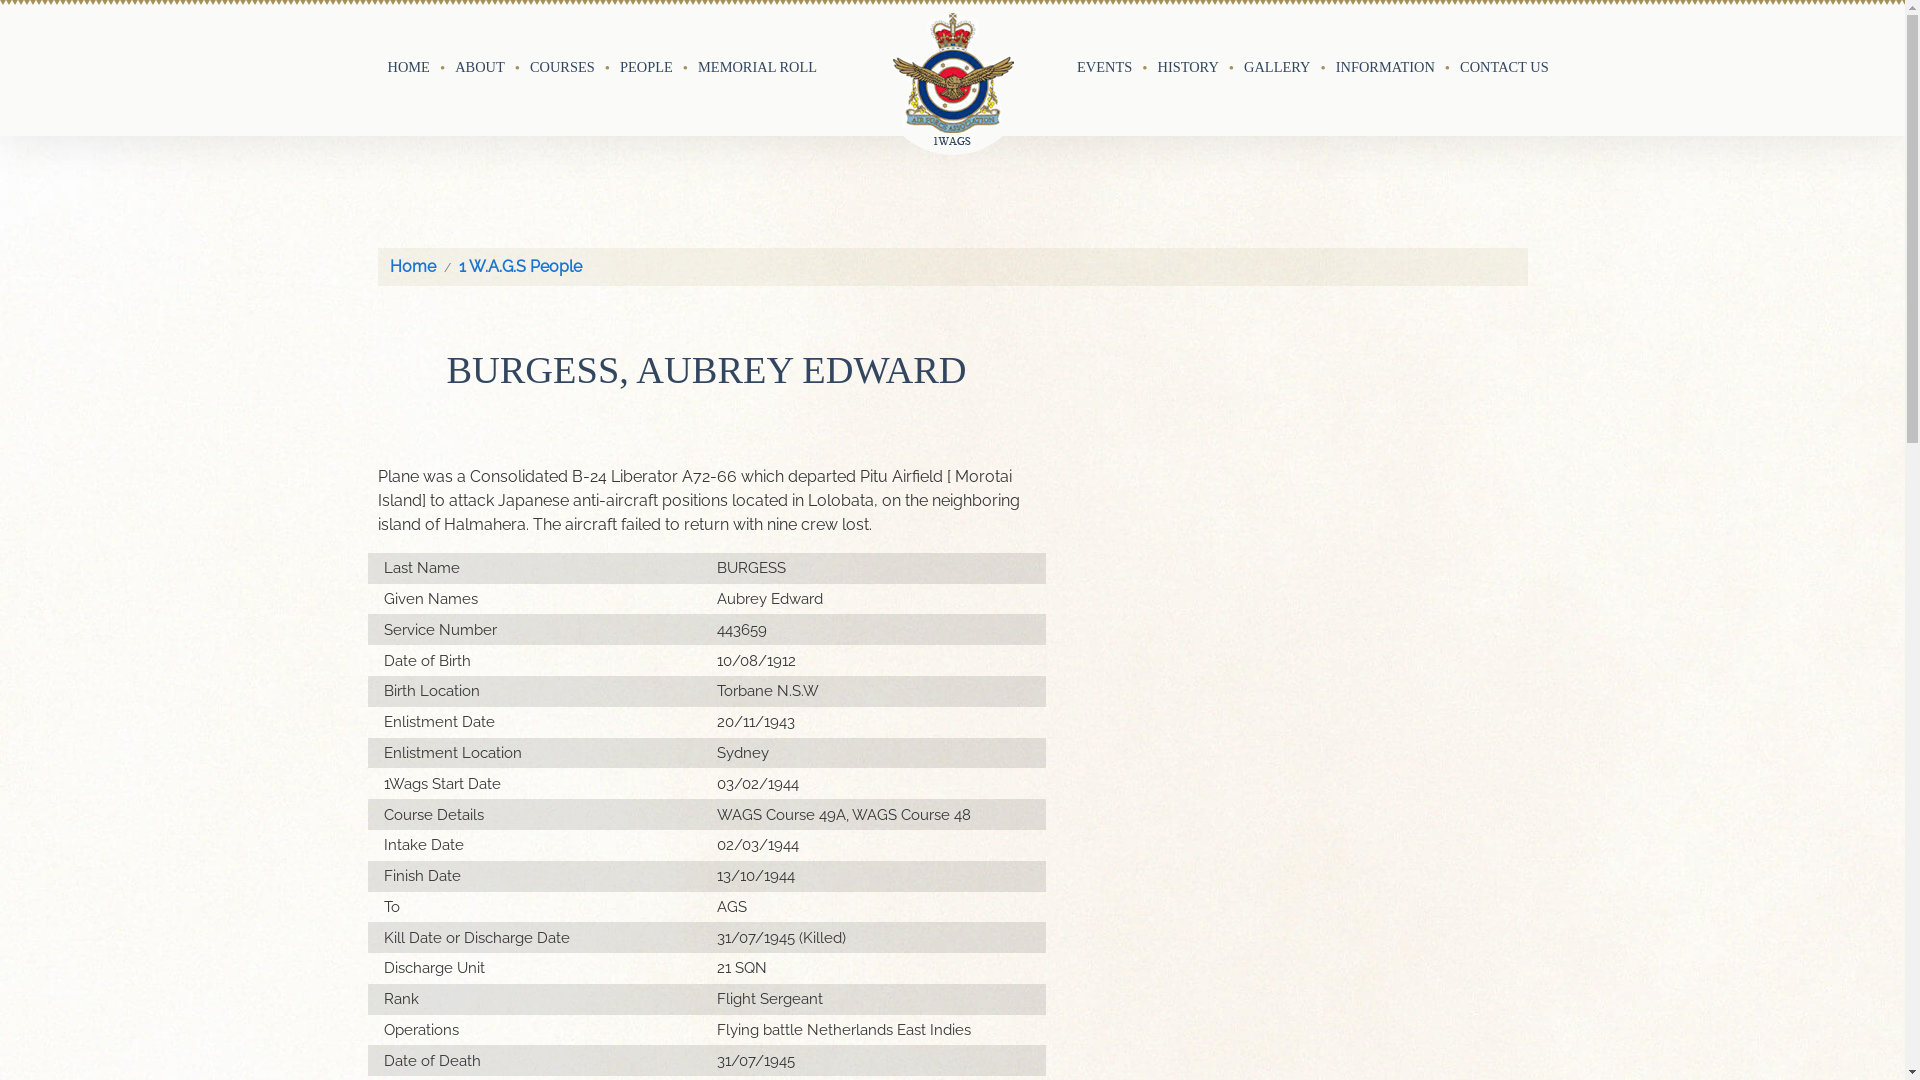 This screenshot has height=1080, width=1920. I want to click on 'EVENTS', so click(1065, 66).